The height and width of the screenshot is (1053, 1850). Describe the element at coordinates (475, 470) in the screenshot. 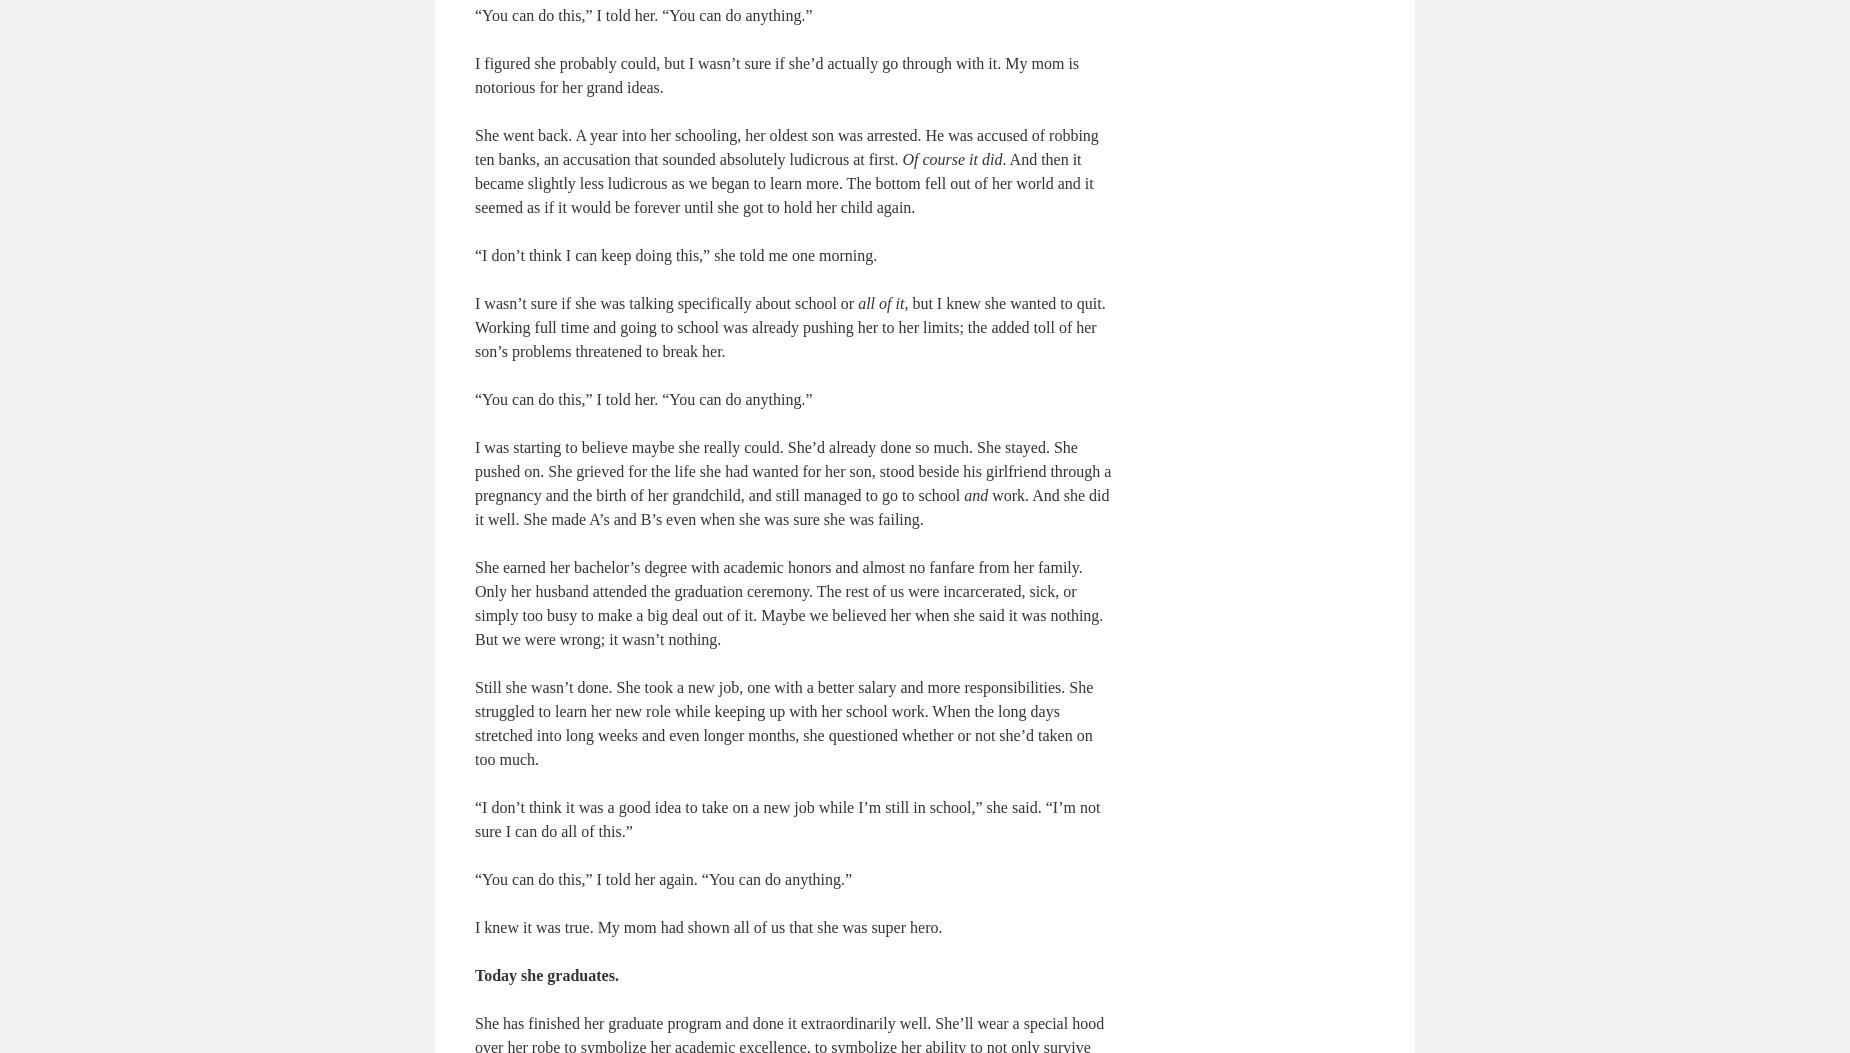

I see `'I was starting to believe maybe she really could. She’d already done so much. She stayed. She pushed on. She grieved for the life she had wanted for her son, stood beside his girlfriend through a pregnancy and the birth of her grandchild, and still managed to go to school'` at that location.